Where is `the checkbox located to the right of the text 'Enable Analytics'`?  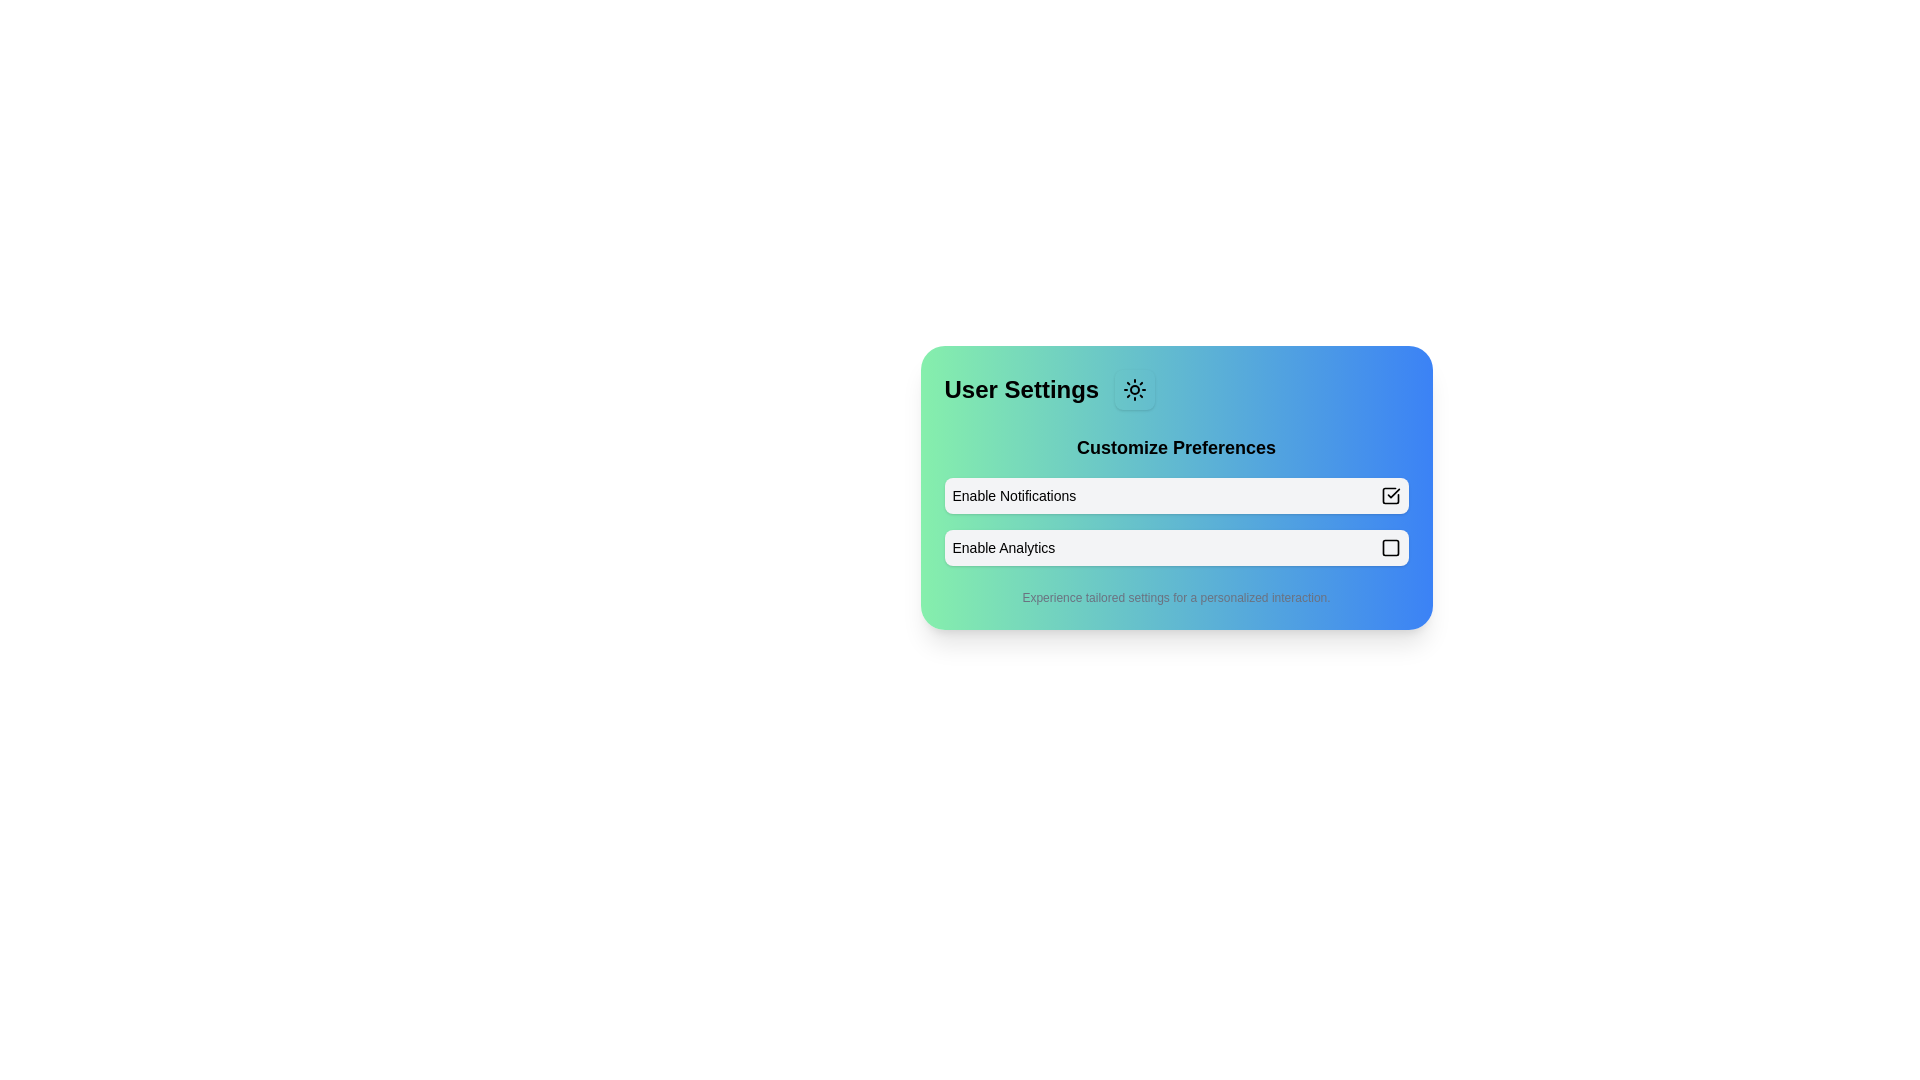
the checkbox located to the right of the text 'Enable Analytics' is located at coordinates (1389, 547).